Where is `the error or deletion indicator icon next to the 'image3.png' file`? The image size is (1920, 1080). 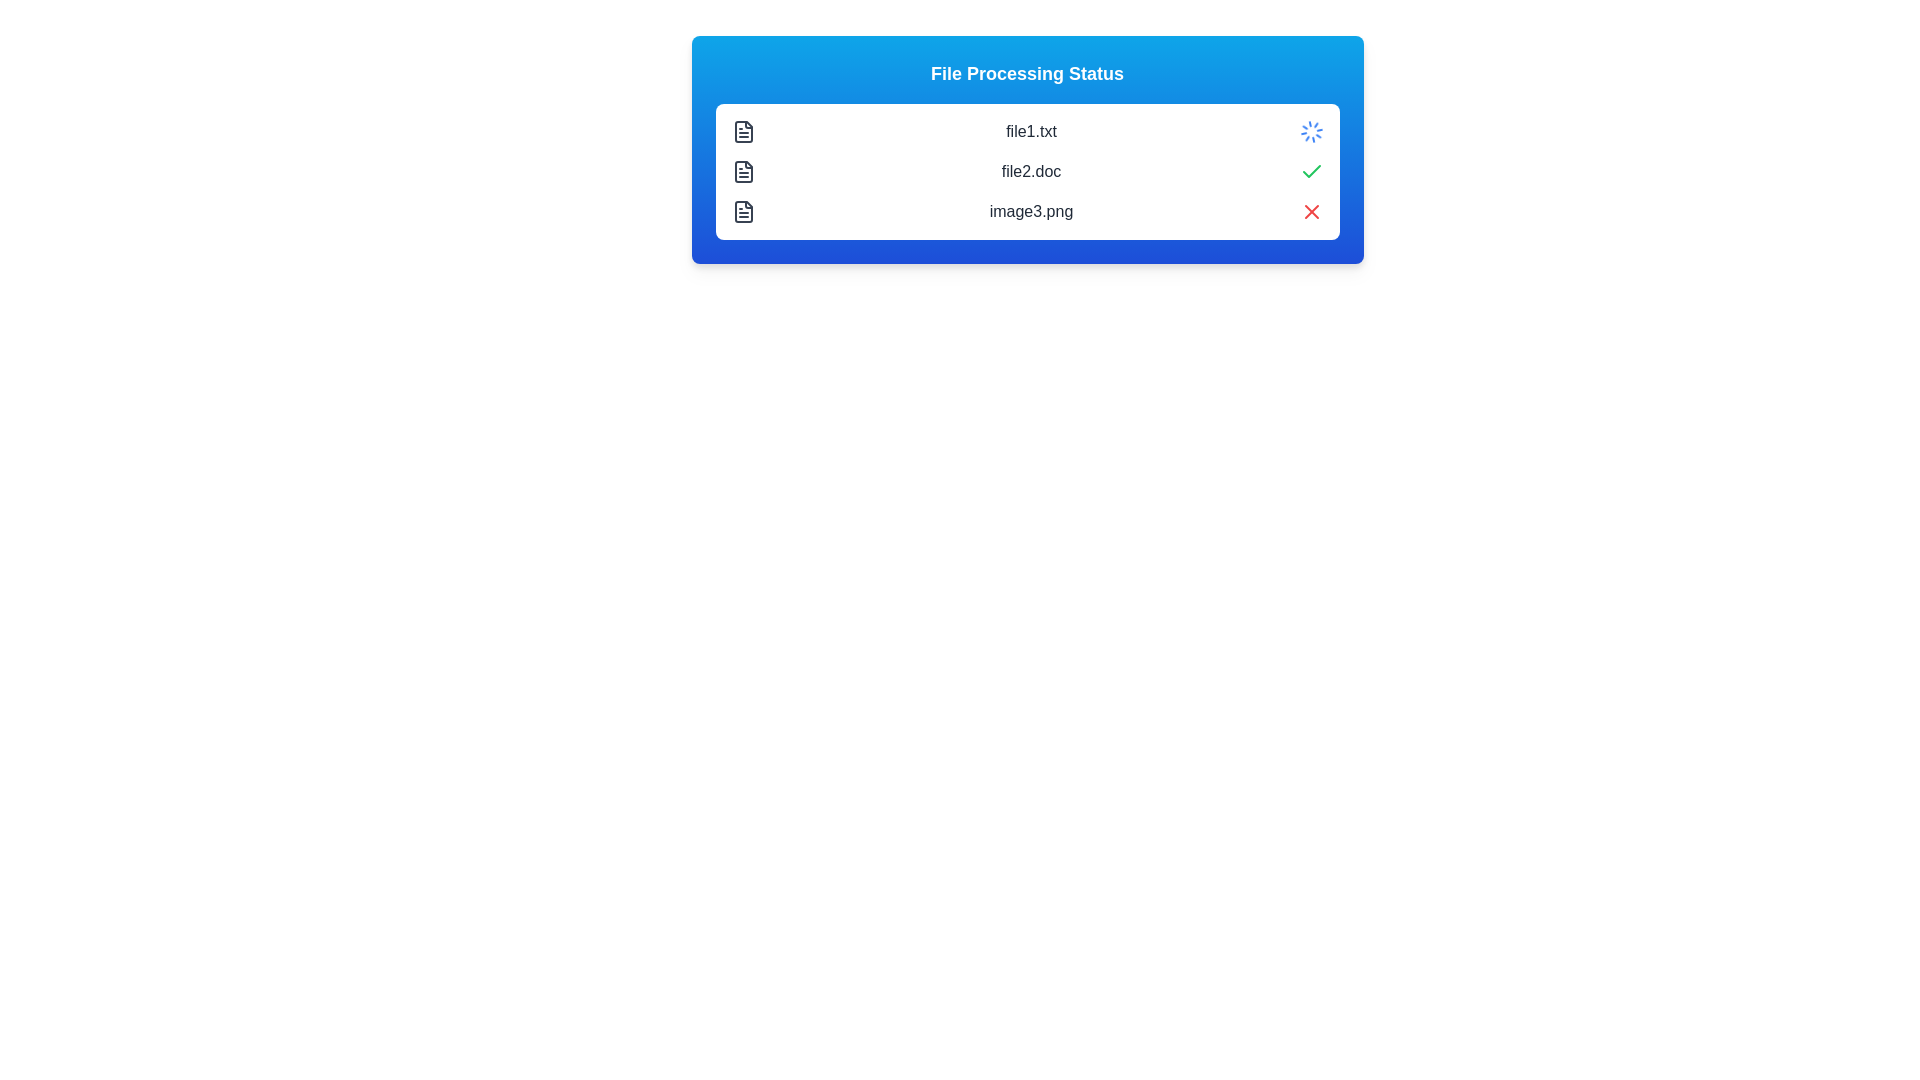
the error or deletion indicator icon next to the 'image3.png' file is located at coordinates (1311, 212).